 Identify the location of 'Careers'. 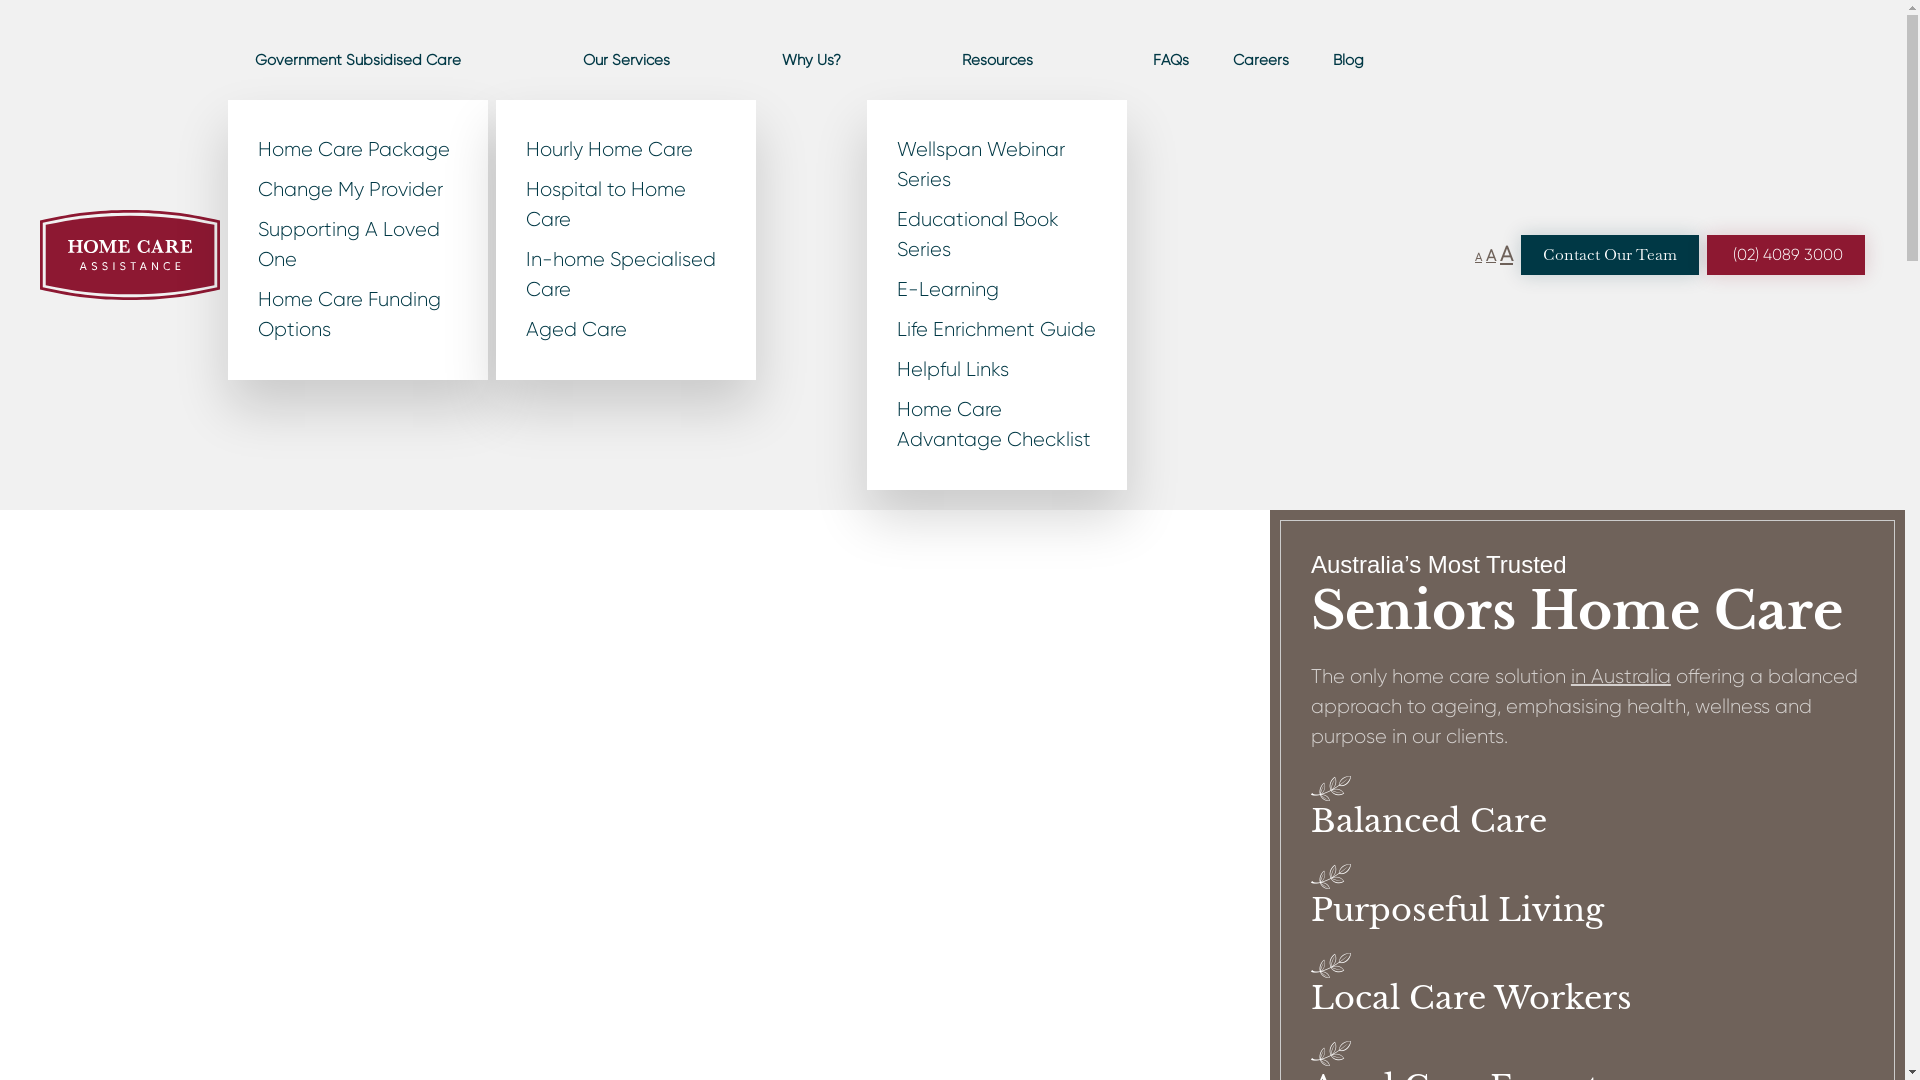
(1213, 59).